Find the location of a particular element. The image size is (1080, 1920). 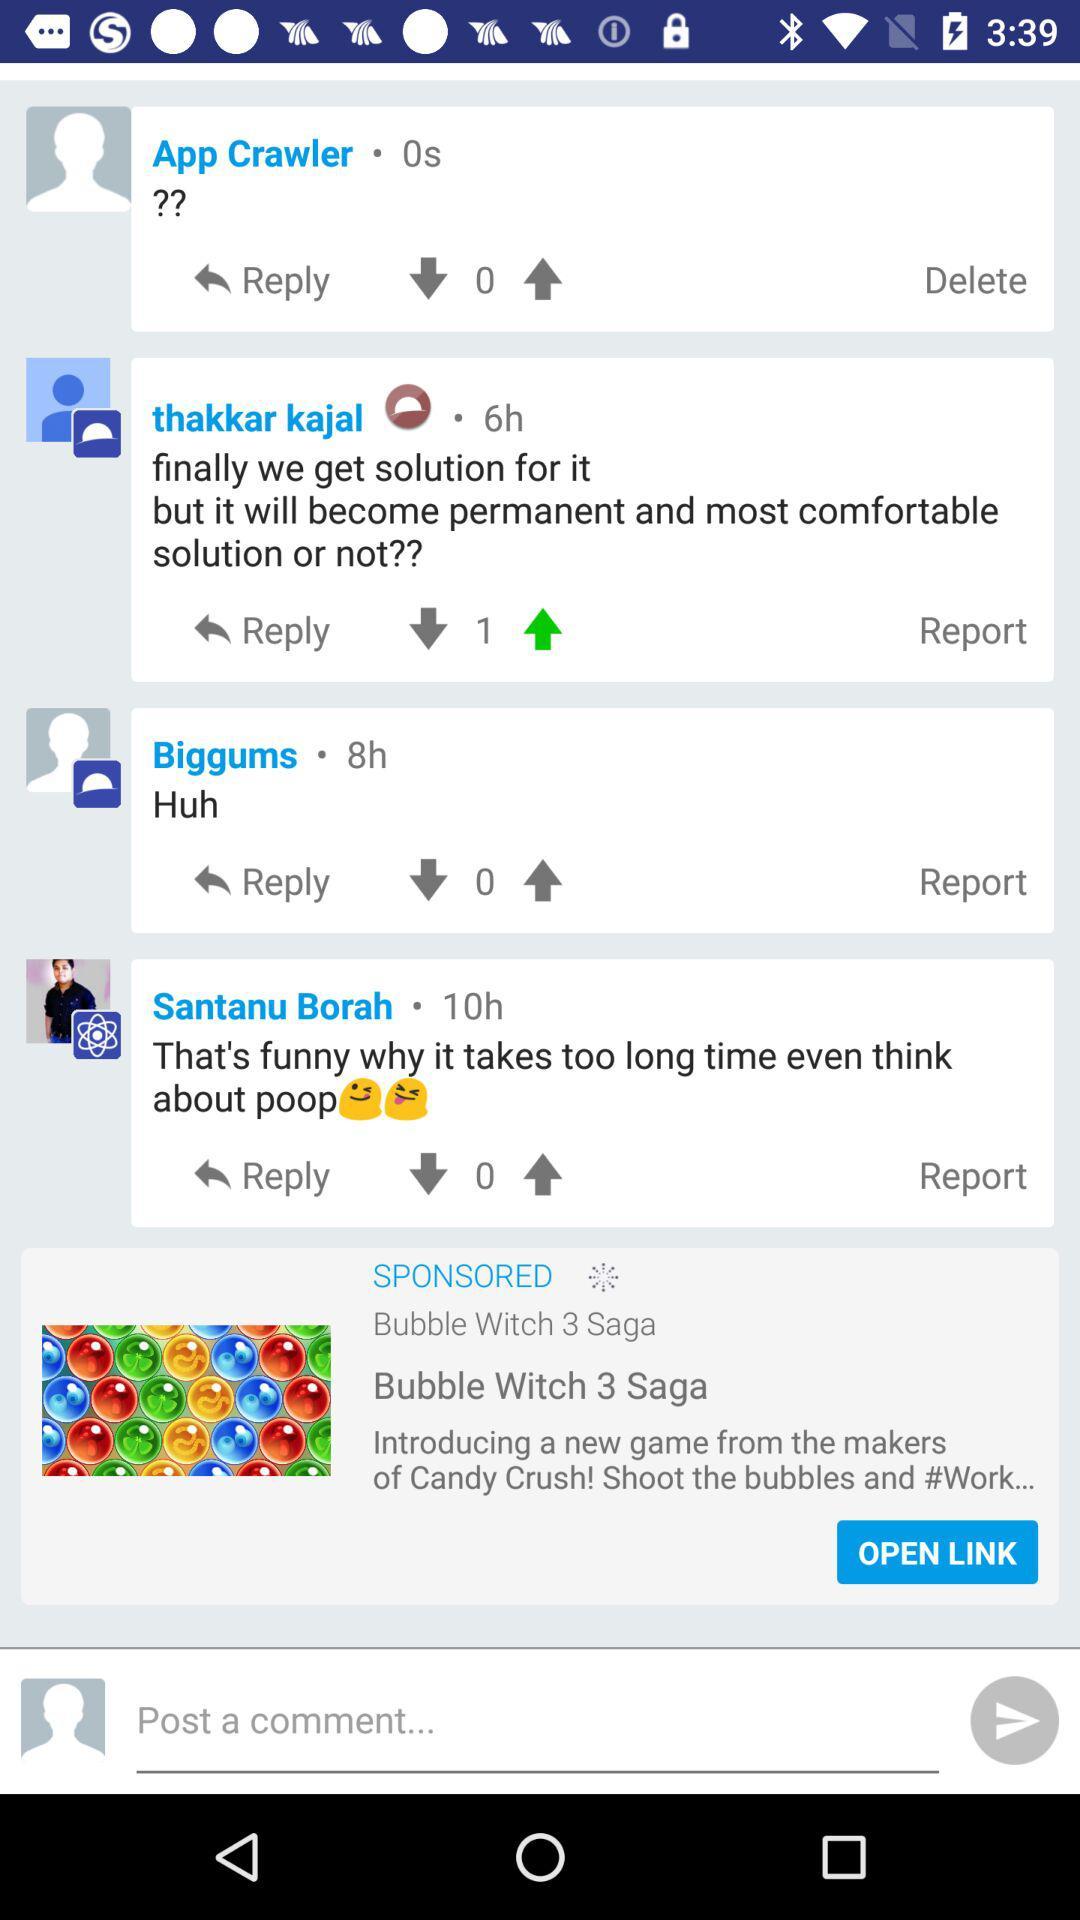

the text called delete is located at coordinates (974, 278).